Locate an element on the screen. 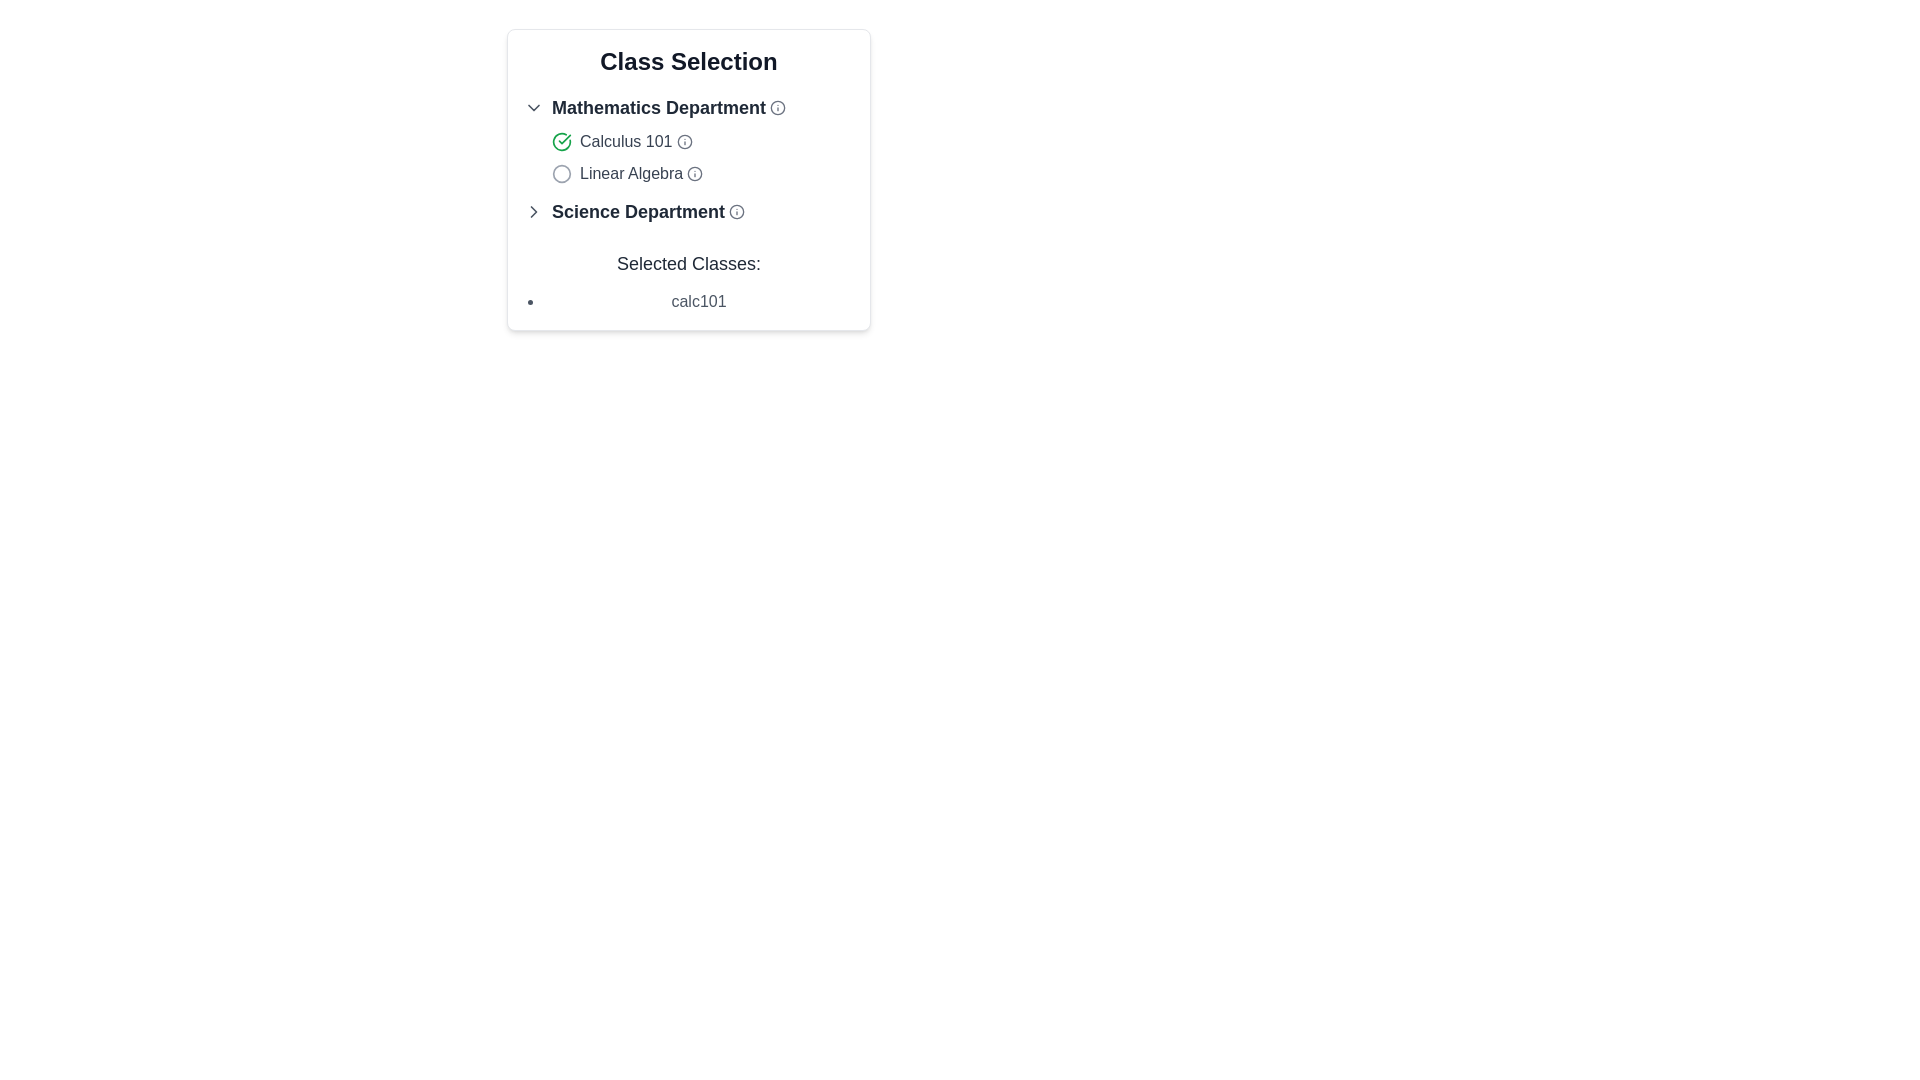  the Text label indicating the selected classes of the user, located near the bottom of a grouped interface list, above 'calc101' is located at coordinates (689, 262).